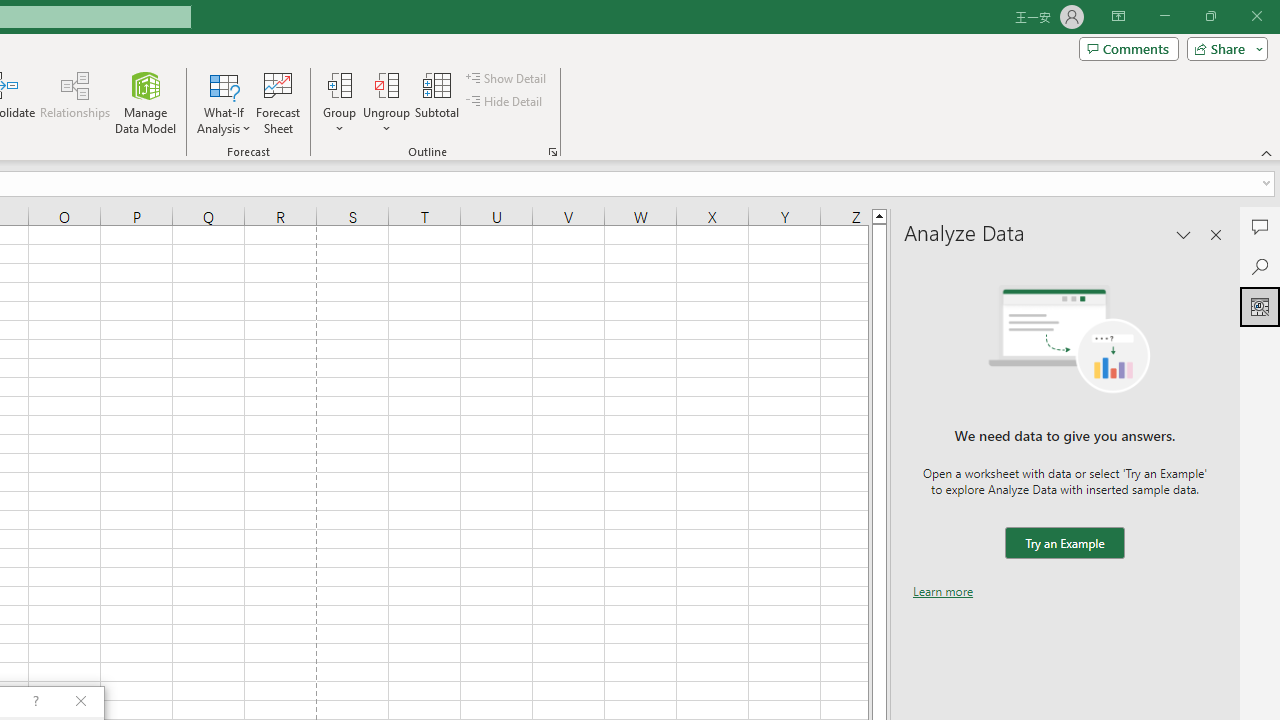 Image resolution: width=1280 pixels, height=720 pixels. I want to click on 'Hide Detail', so click(505, 101).